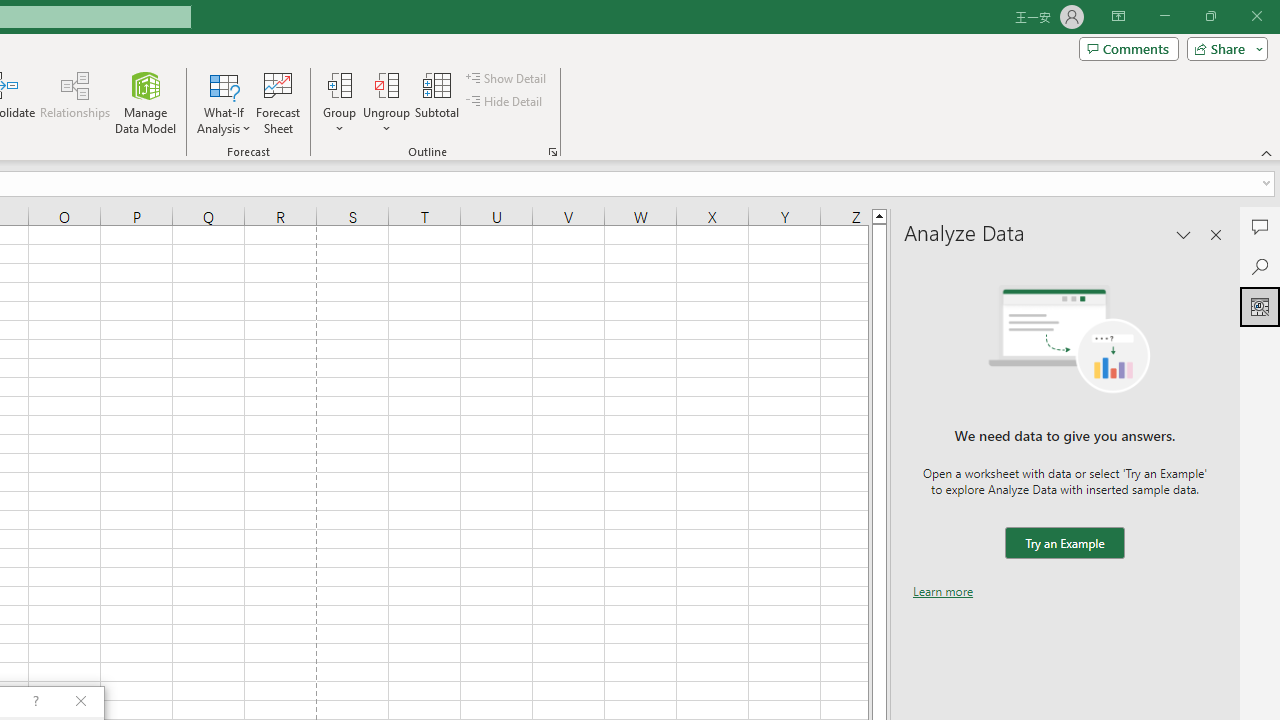 Image resolution: width=1280 pixels, height=720 pixels. I want to click on 'Hide Detail', so click(505, 101).